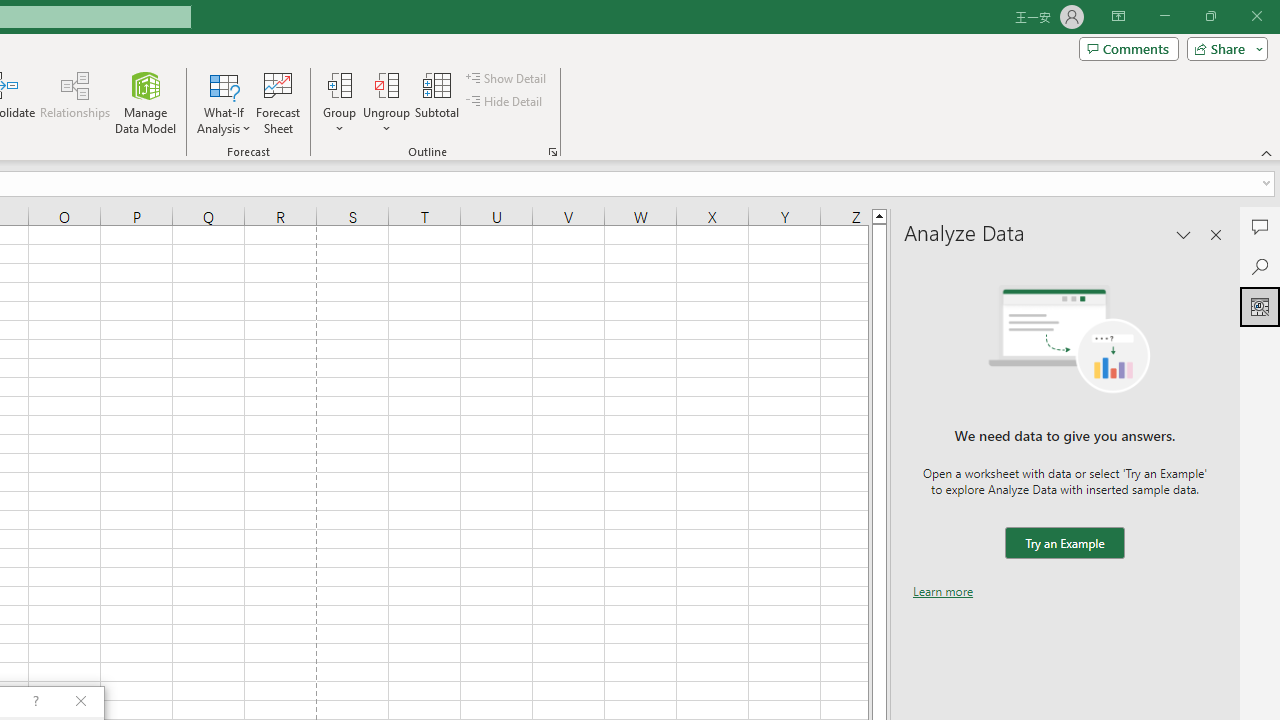 Image resolution: width=1280 pixels, height=720 pixels. I want to click on 'Hide Detail', so click(505, 101).